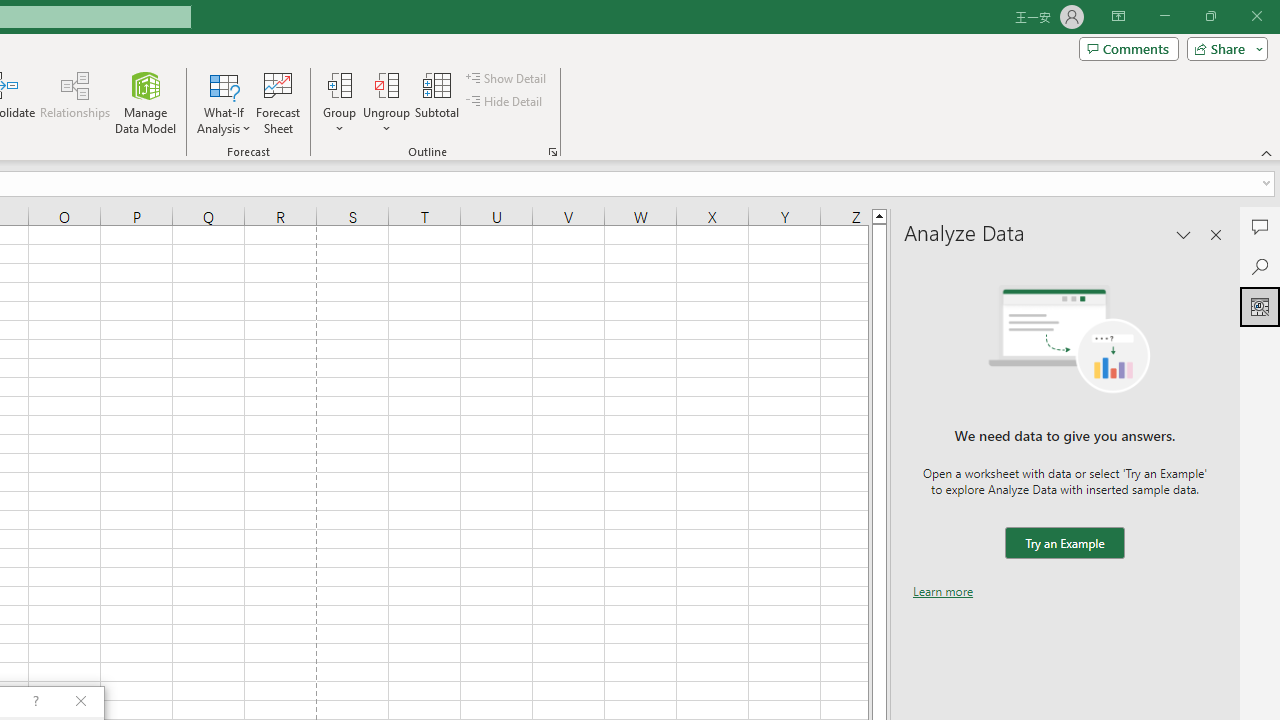 Image resolution: width=1280 pixels, height=720 pixels. I want to click on 'Hide Detail', so click(505, 101).